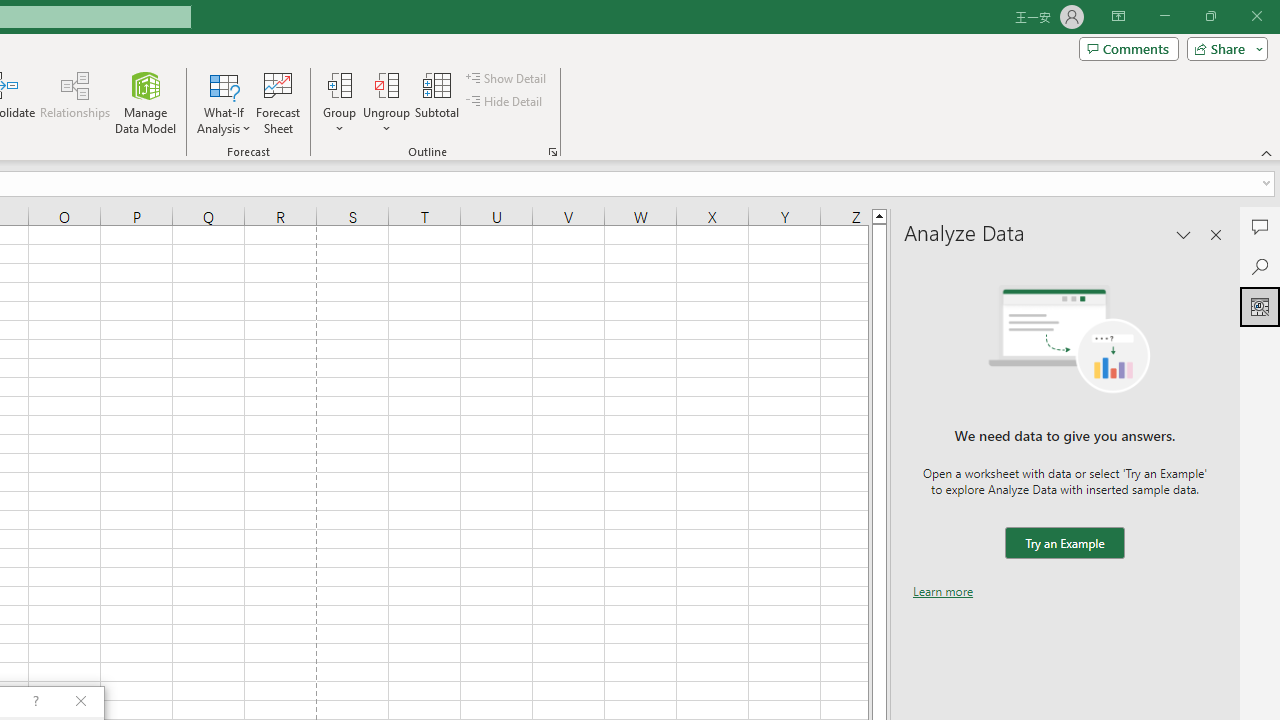 Image resolution: width=1280 pixels, height=720 pixels. I want to click on 'Hide Detail', so click(505, 101).